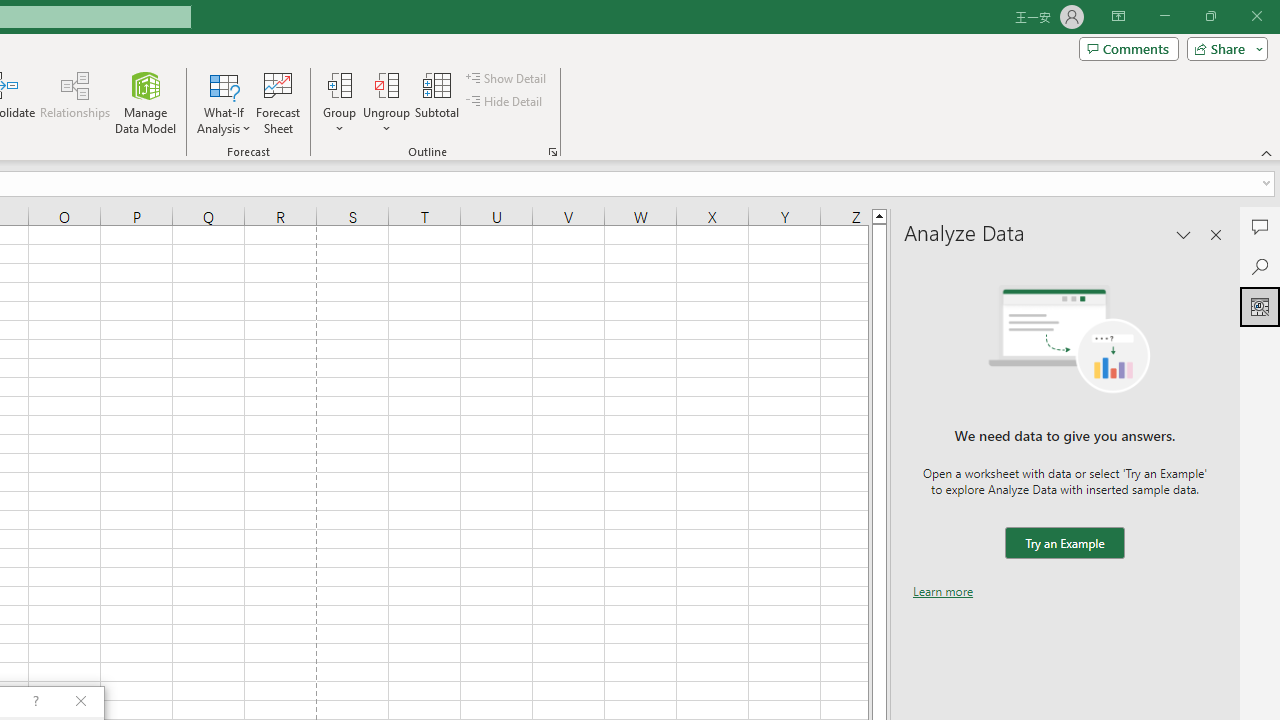 Image resolution: width=1280 pixels, height=720 pixels. I want to click on 'Hide Detail', so click(505, 101).